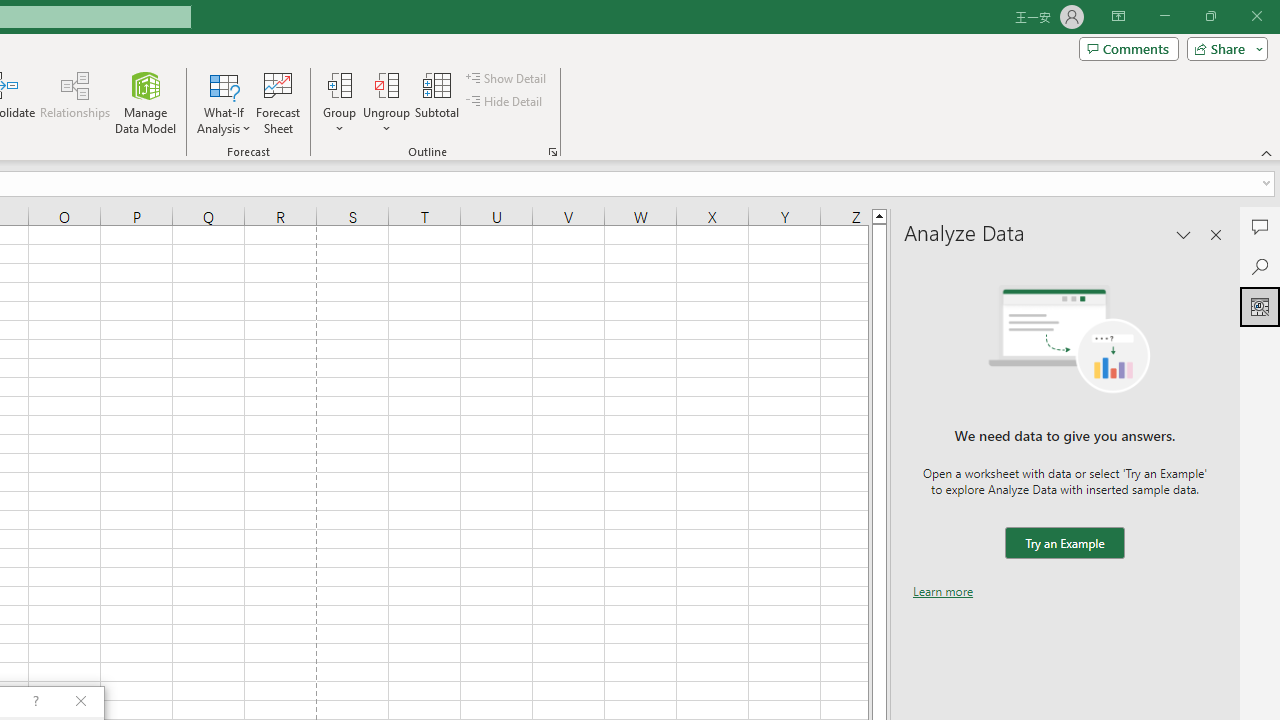 Image resolution: width=1280 pixels, height=720 pixels. I want to click on 'Hide Detail', so click(505, 101).